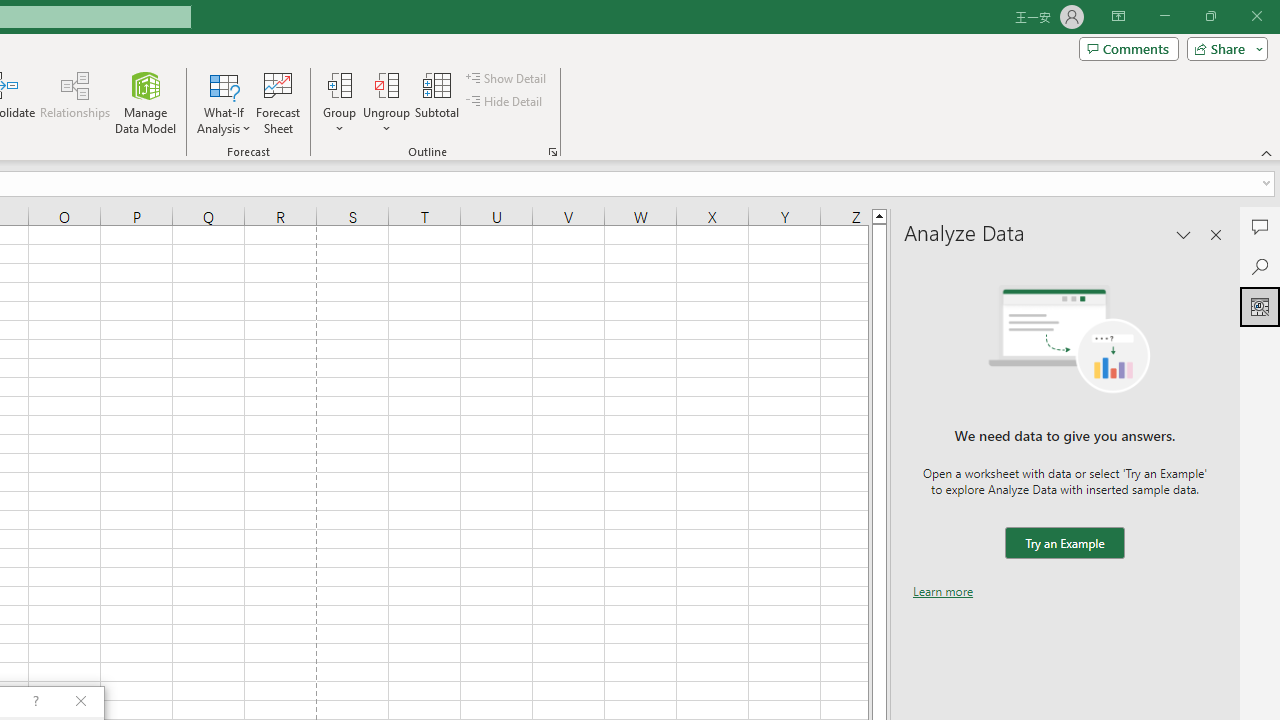 Image resolution: width=1280 pixels, height=720 pixels. I want to click on 'Hide Detail', so click(505, 101).